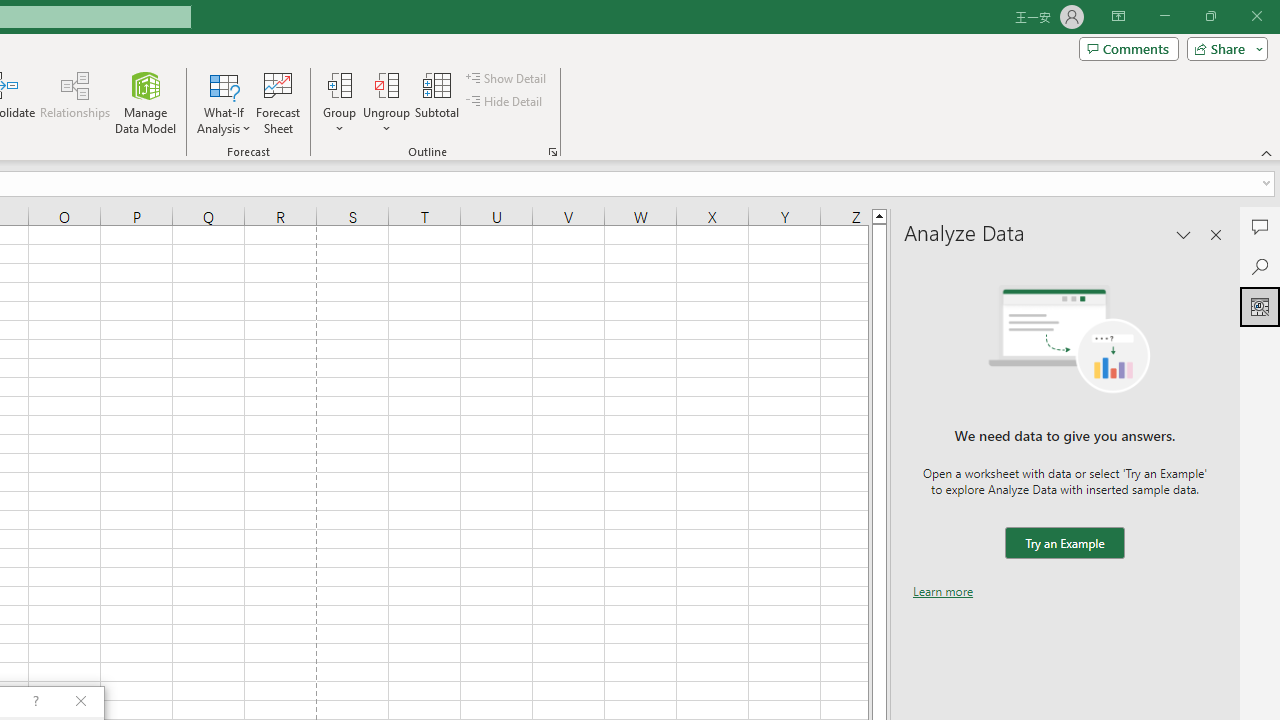 Image resolution: width=1280 pixels, height=720 pixels. I want to click on 'Hide Detail', so click(505, 101).